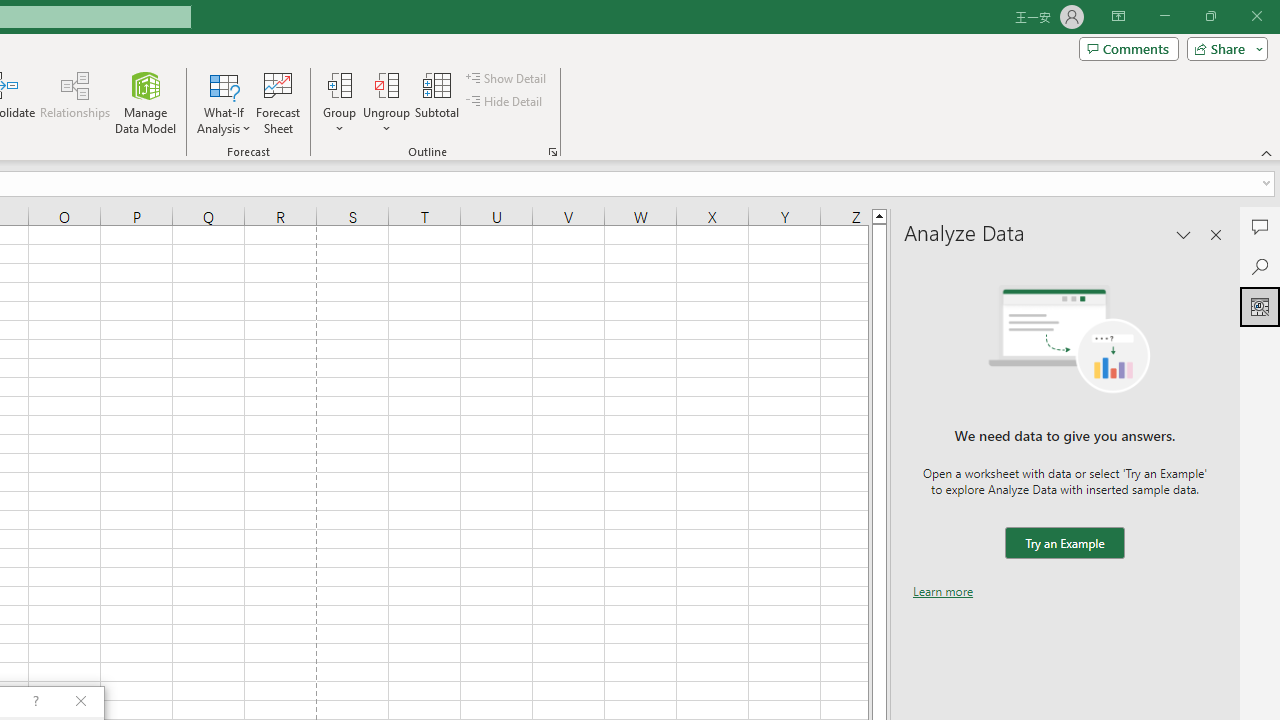 Image resolution: width=1280 pixels, height=720 pixels. I want to click on 'Hide Detail', so click(505, 101).